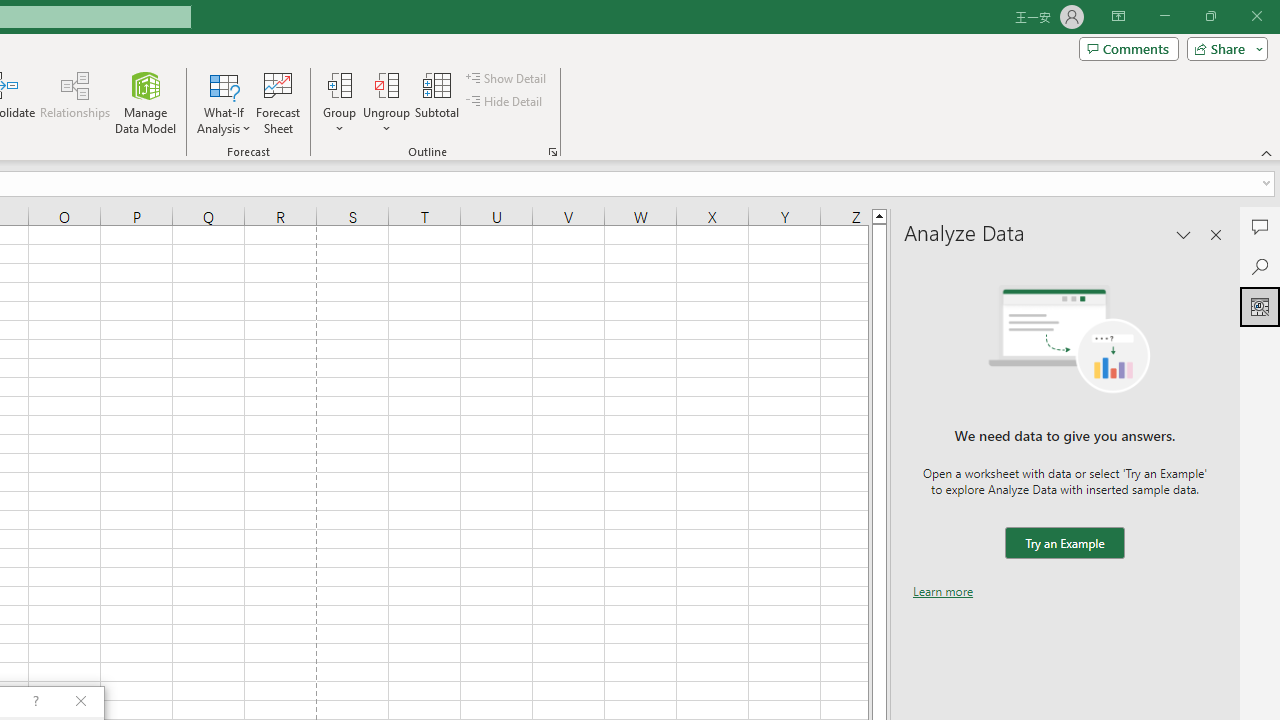 Image resolution: width=1280 pixels, height=720 pixels. I want to click on 'Hide Detail', so click(505, 101).